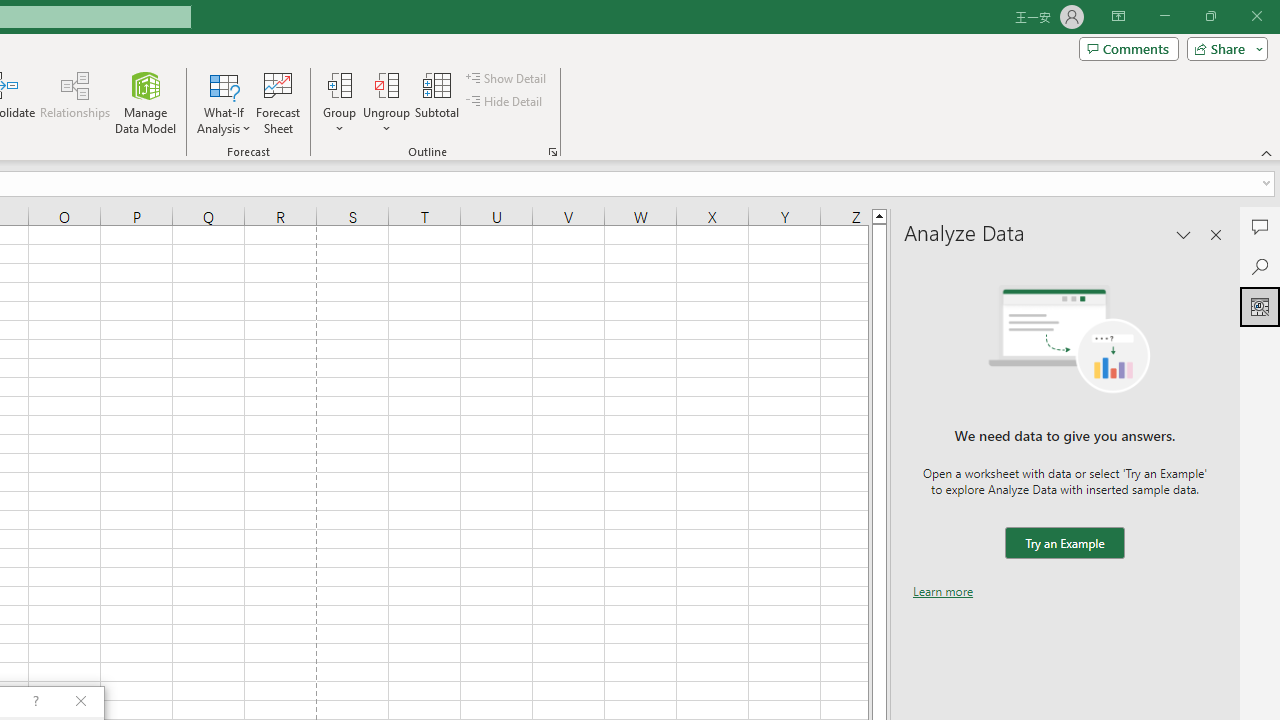 Image resolution: width=1280 pixels, height=720 pixels. I want to click on 'Hide Detail', so click(505, 101).